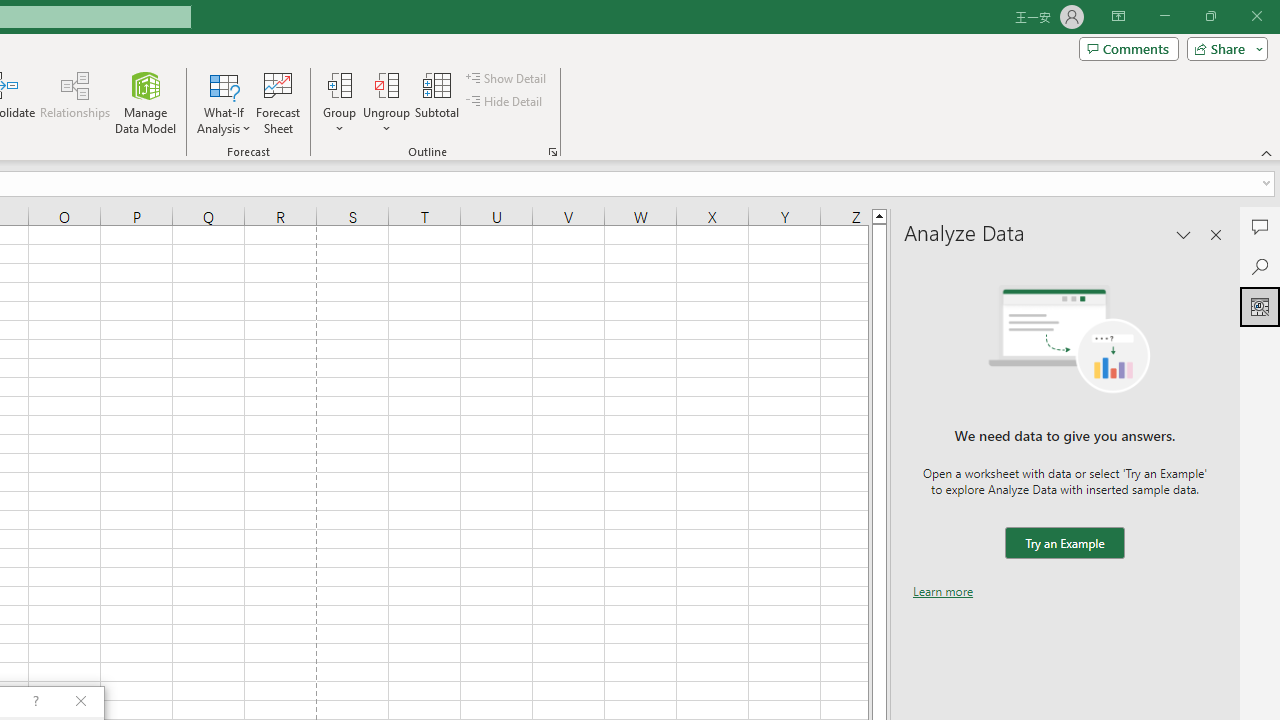 Image resolution: width=1280 pixels, height=720 pixels. I want to click on 'Hide Detail', so click(505, 101).